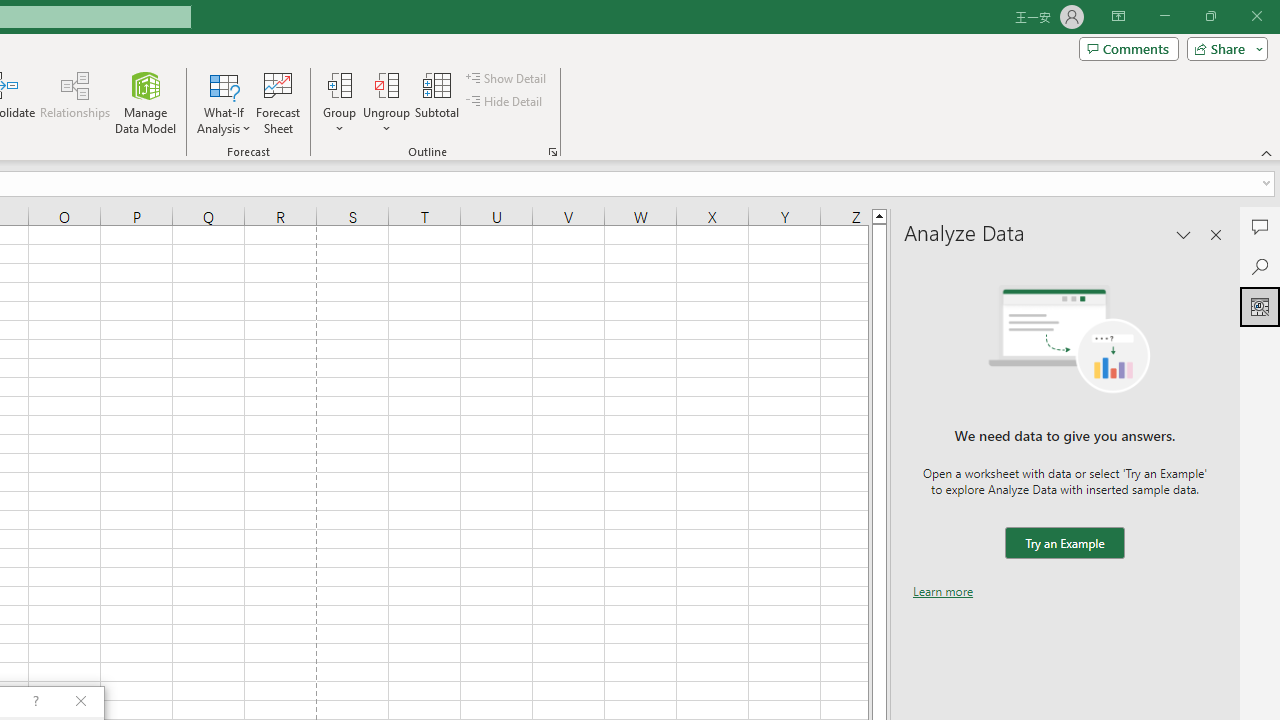 Image resolution: width=1280 pixels, height=720 pixels. I want to click on 'Hide Detail', so click(505, 101).